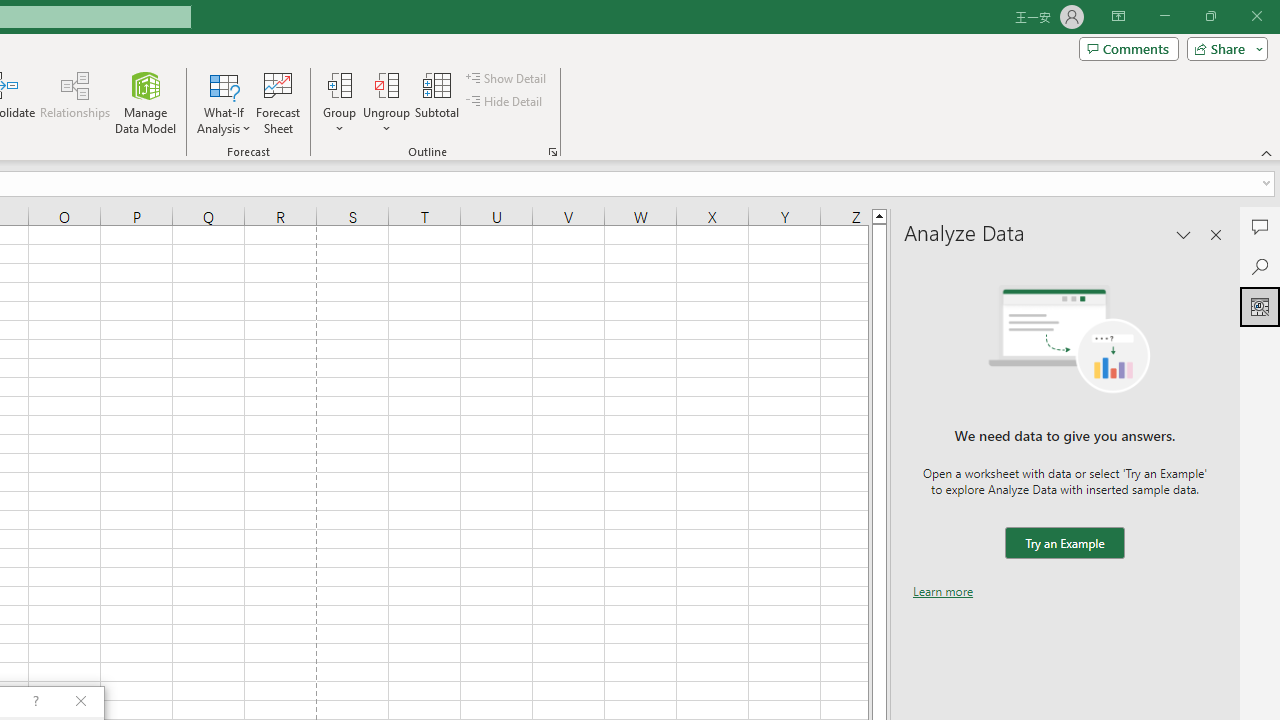 Image resolution: width=1280 pixels, height=720 pixels. I want to click on 'Hide Detail', so click(505, 101).